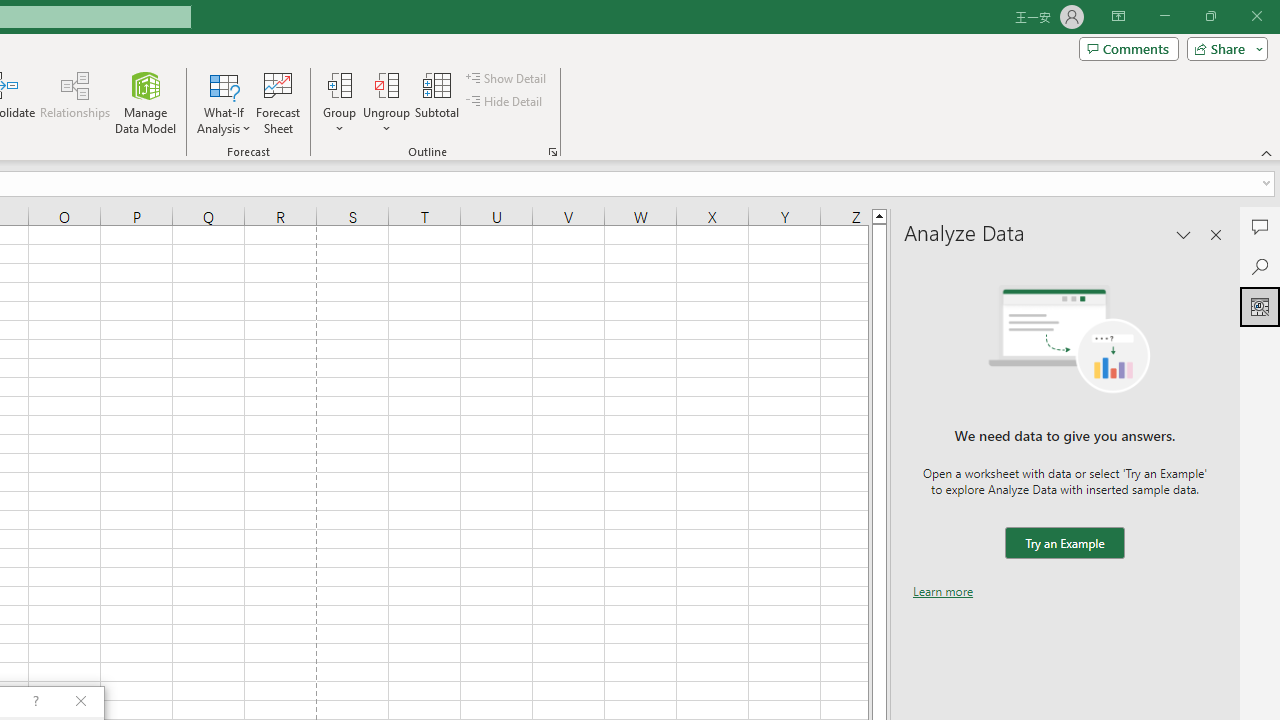 Image resolution: width=1280 pixels, height=720 pixels. I want to click on 'Hide Detail', so click(505, 101).